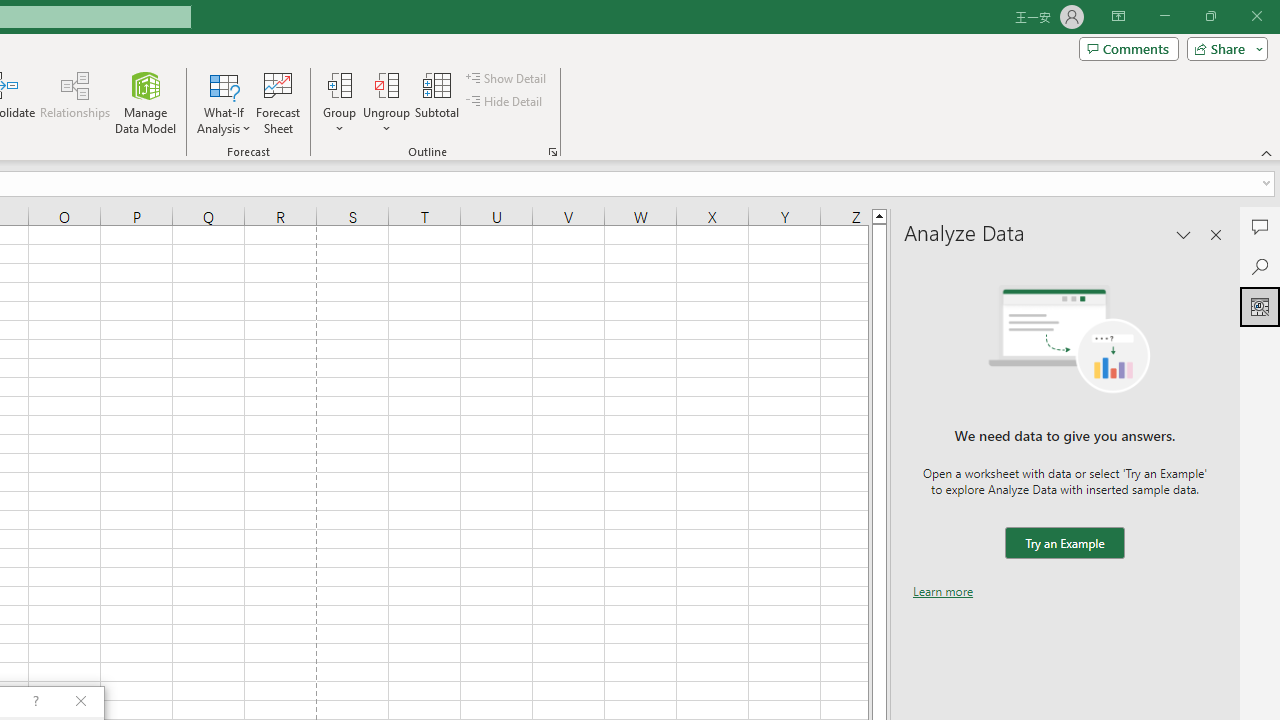 Image resolution: width=1280 pixels, height=720 pixels. I want to click on 'Hide Detail', so click(505, 101).